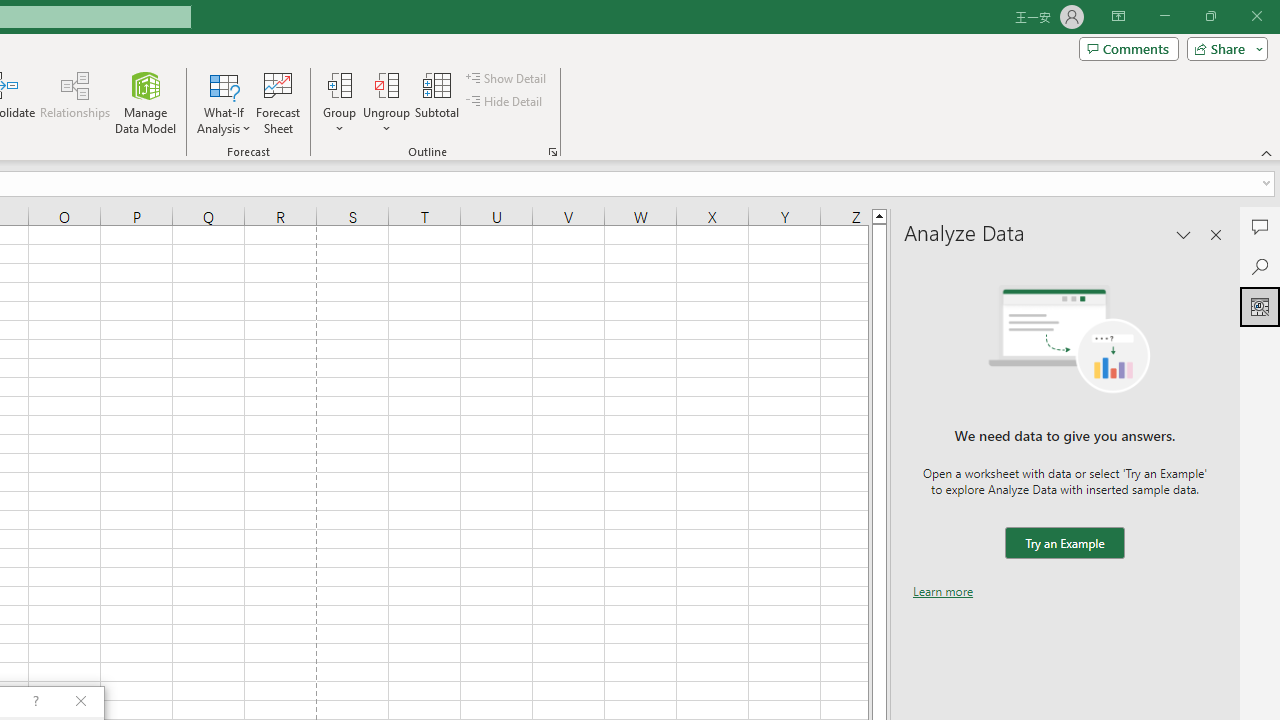 Image resolution: width=1280 pixels, height=720 pixels. I want to click on 'Hide Detail', so click(505, 101).